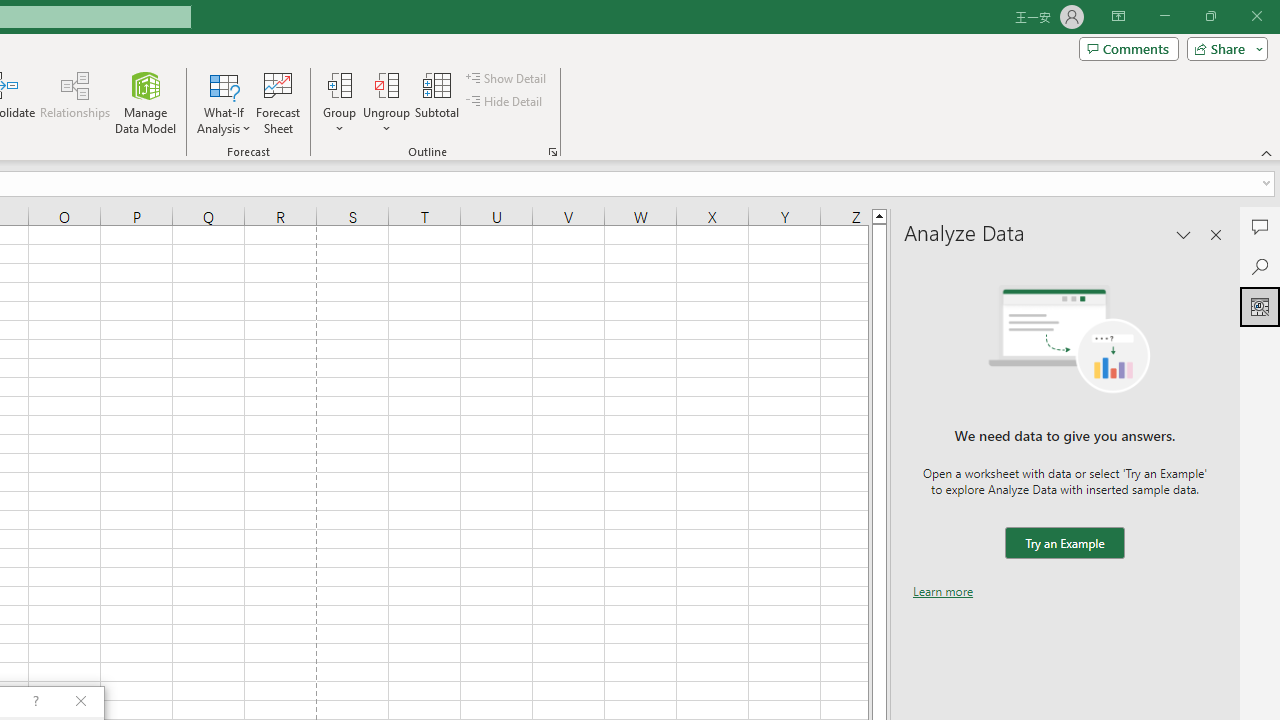 Image resolution: width=1280 pixels, height=720 pixels. I want to click on 'Hide Detail', so click(505, 101).